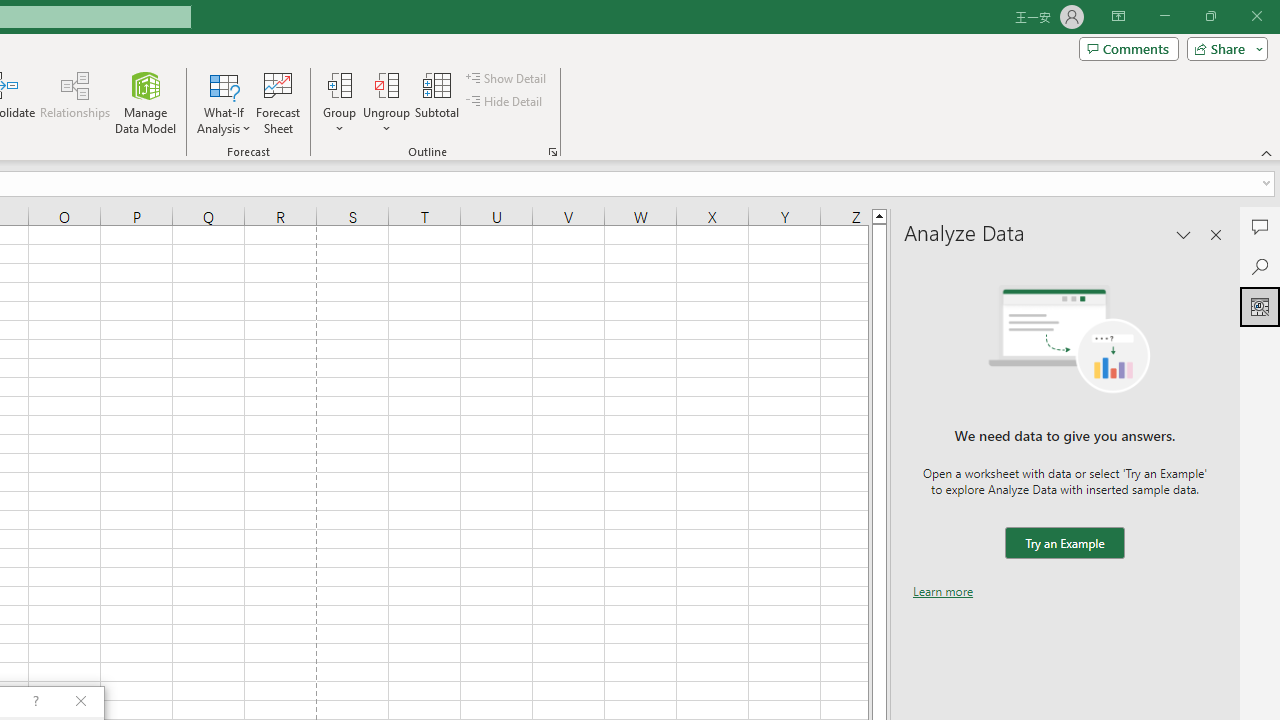 Image resolution: width=1280 pixels, height=720 pixels. I want to click on 'Hide Detail', so click(505, 101).